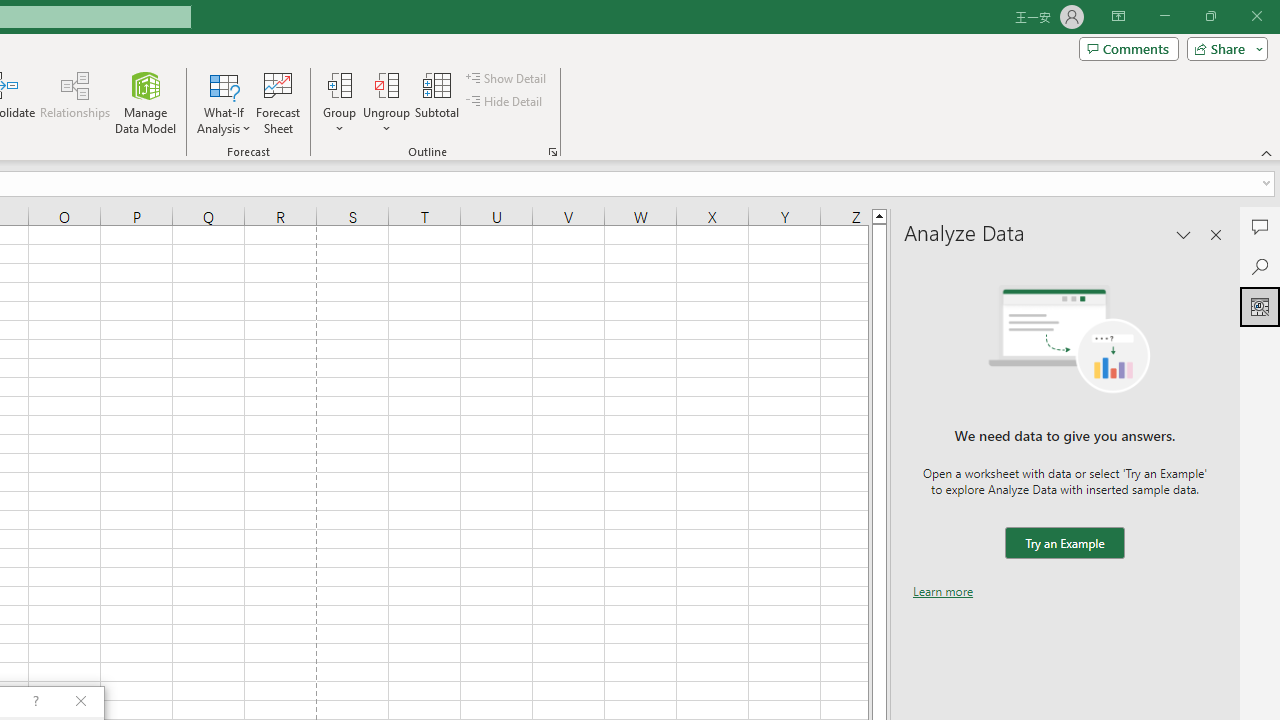 Image resolution: width=1280 pixels, height=720 pixels. I want to click on 'Hide Detail', so click(505, 101).